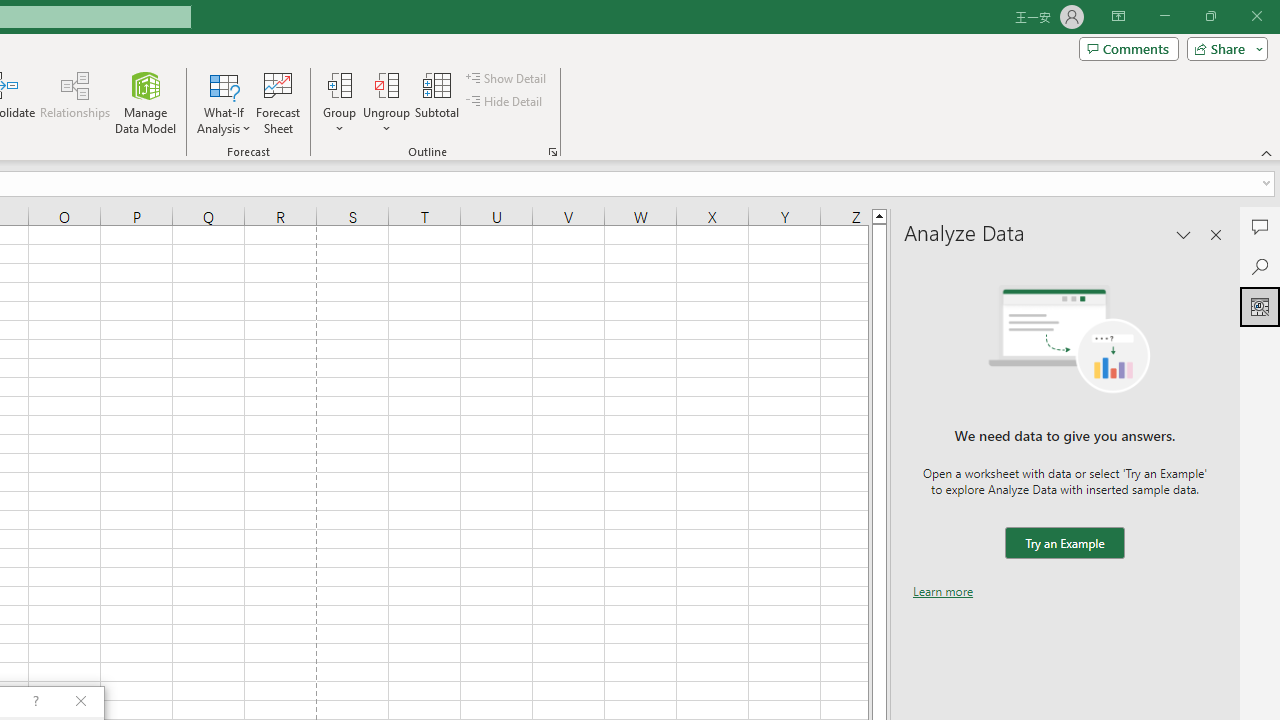 Image resolution: width=1280 pixels, height=720 pixels. I want to click on 'Hide Detail', so click(505, 101).